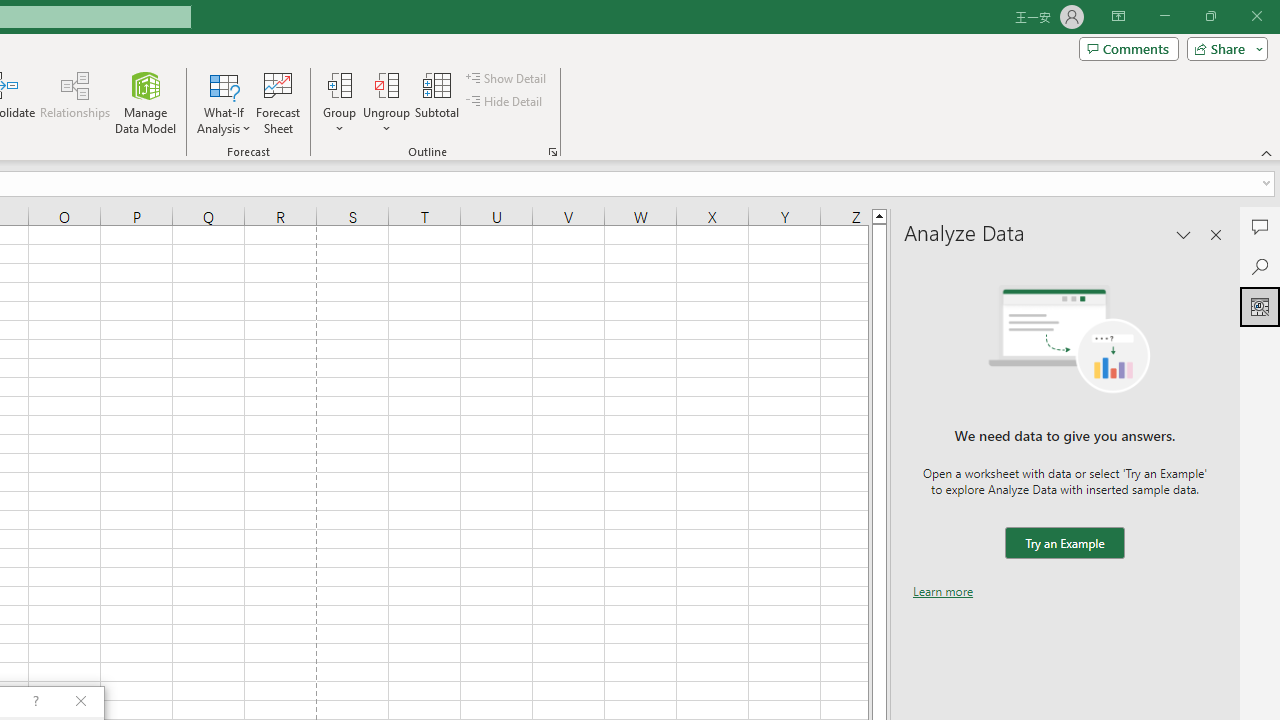 Image resolution: width=1280 pixels, height=720 pixels. I want to click on 'Hide Detail', so click(505, 101).